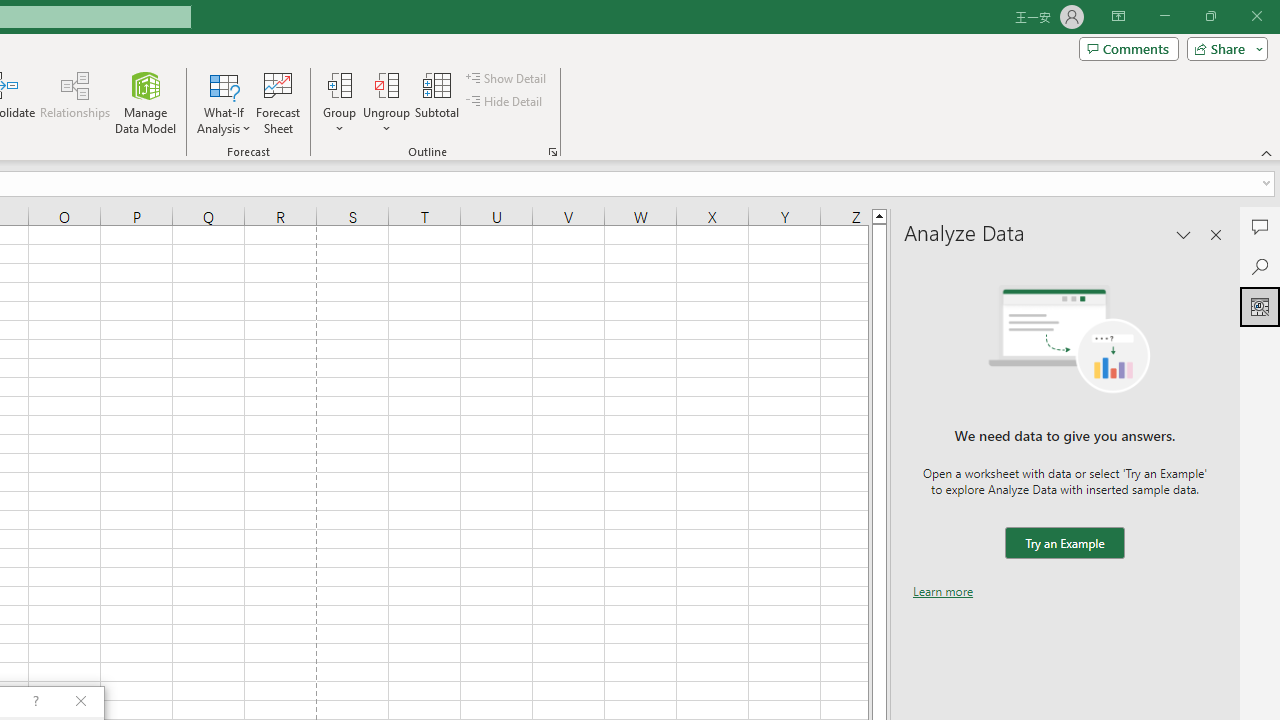 Image resolution: width=1280 pixels, height=720 pixels. I want to click on 'Hide Detail', so click(505, 101).